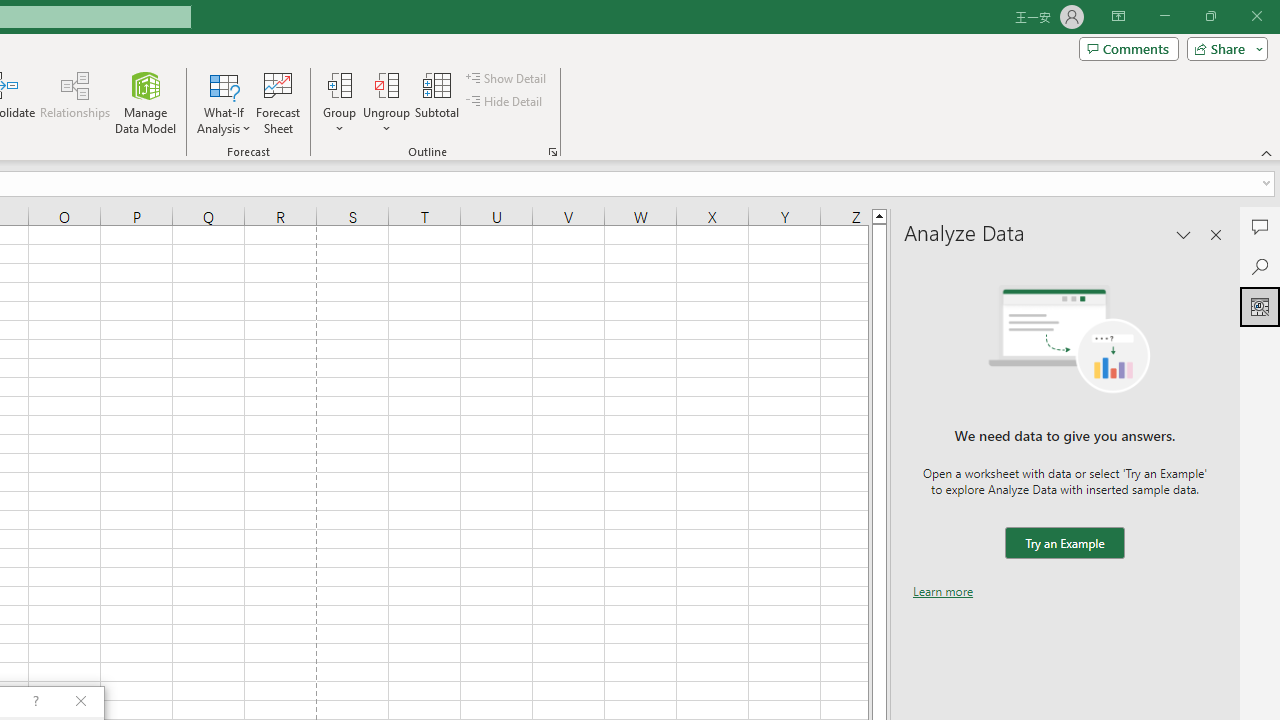 Image resolution: width=1280 pixels, height=720 pixels. I want to click on 'Hide Detail', so click(505, 101).